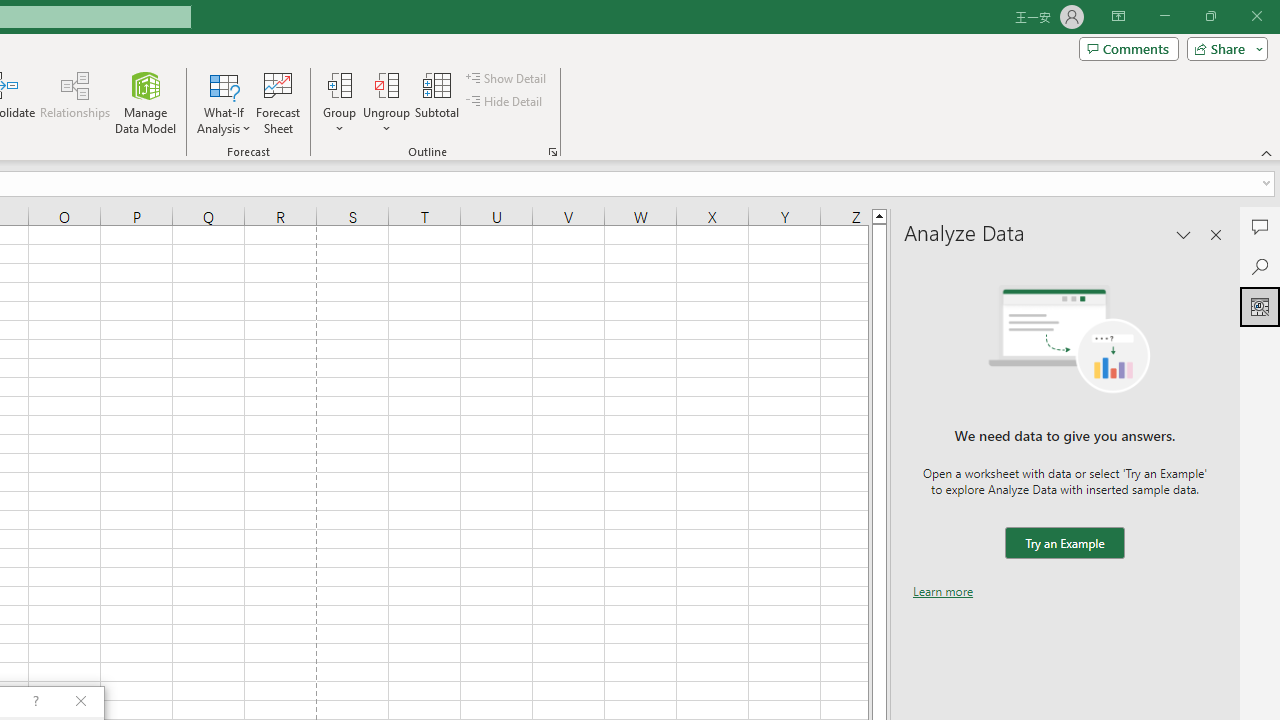 Image resolution: width=1280 pixels, height=720 pixels. I want to click on 'Hide Detail', so click(505, 101).